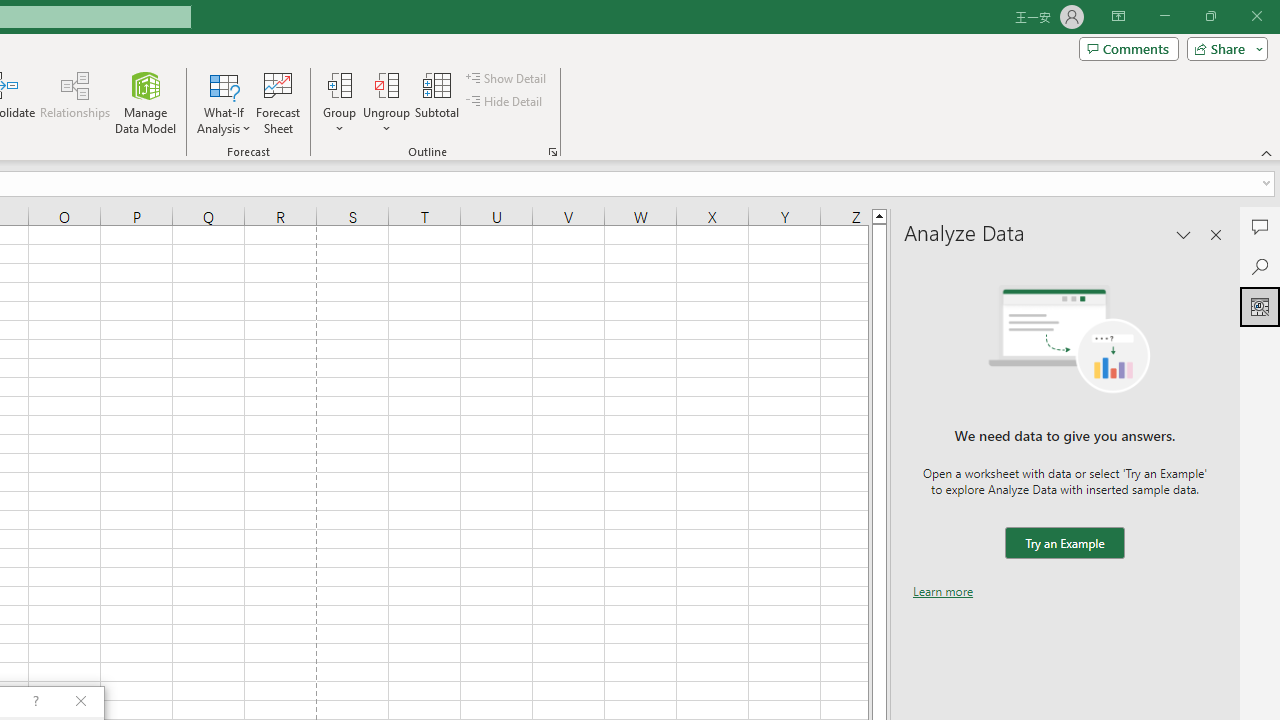 Image resolution: width=1280 pixels, height=720 pixels. I want to click on 'Hide Detail', so click(505, 101).